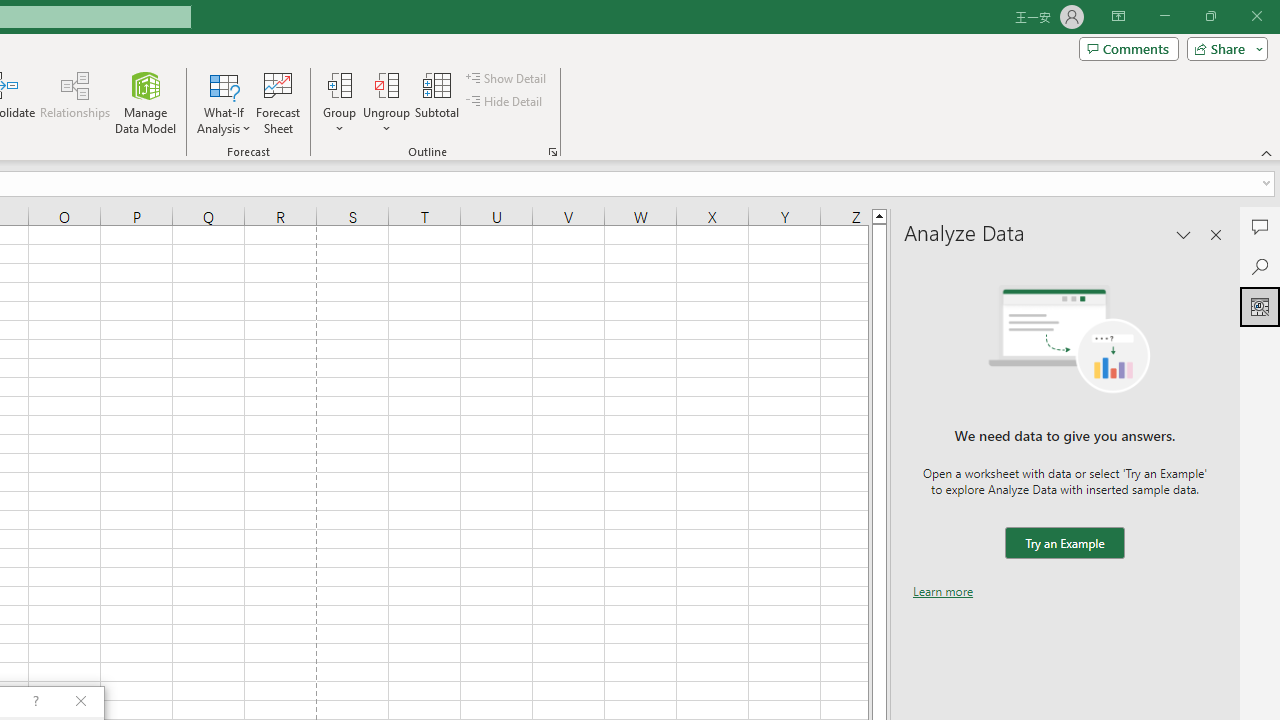 Image resolution: width=1280 pixels, height=720 pixels. I want to click on 'Hide Detail', so click(505, 101).